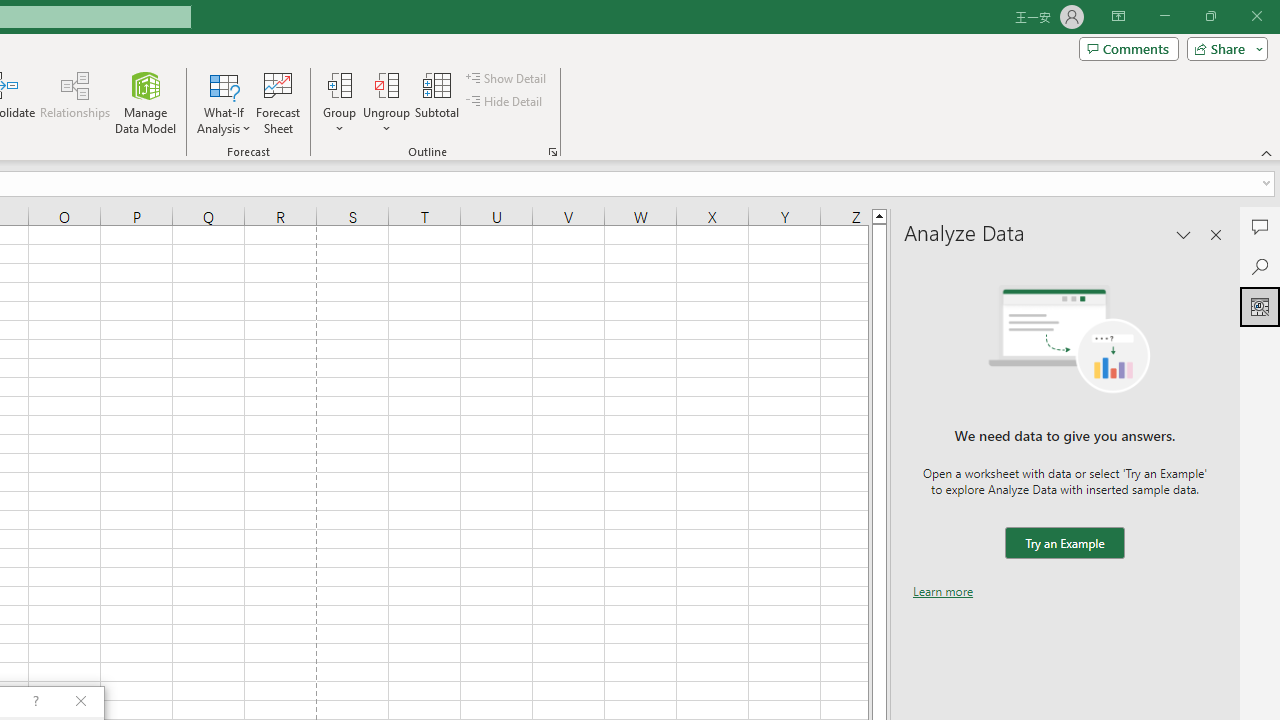 Image resolution: width=1280 pixels, height=720 pixels. I want to click on 'Hide Detail', so click(505, 101).